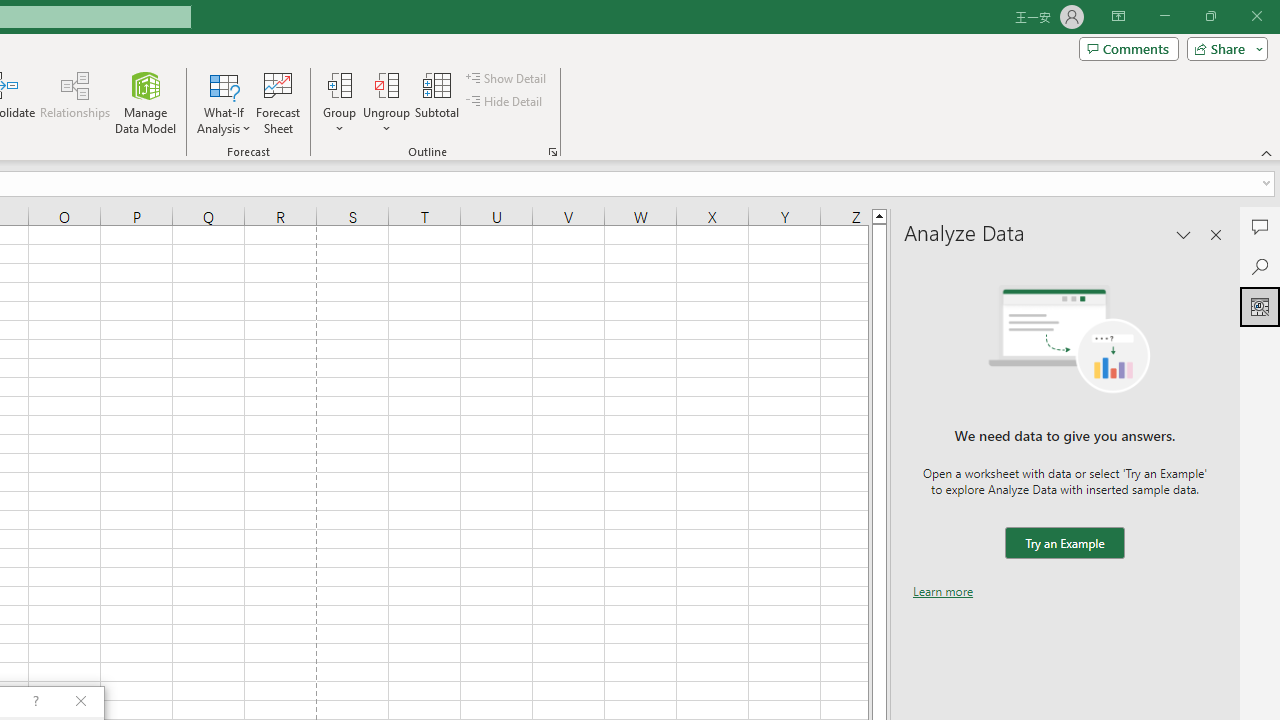 Image resolution: width=1280 pixels, height=720 pixels. I want to click on 'Hide Detail', so click(505, 101).